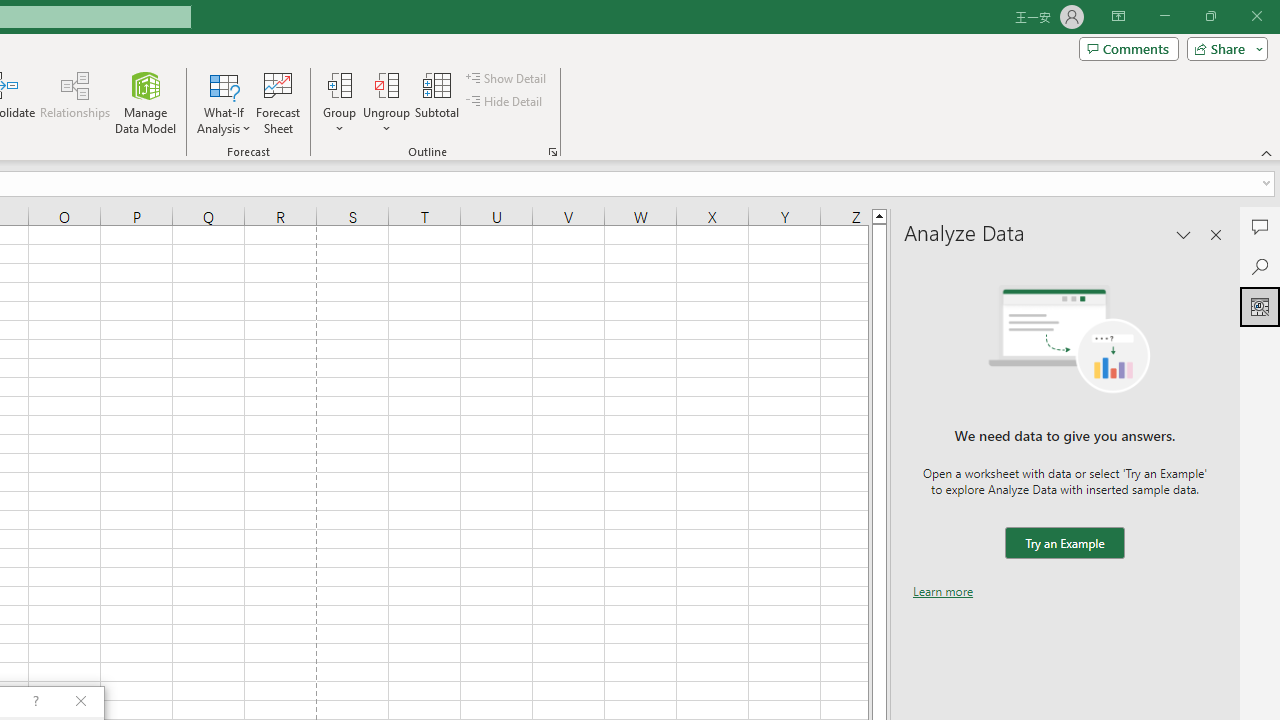 Image resolution: width=1280 pixels, height=720 pixels. I want to click on 'Hide Detail', so click(505, 101).